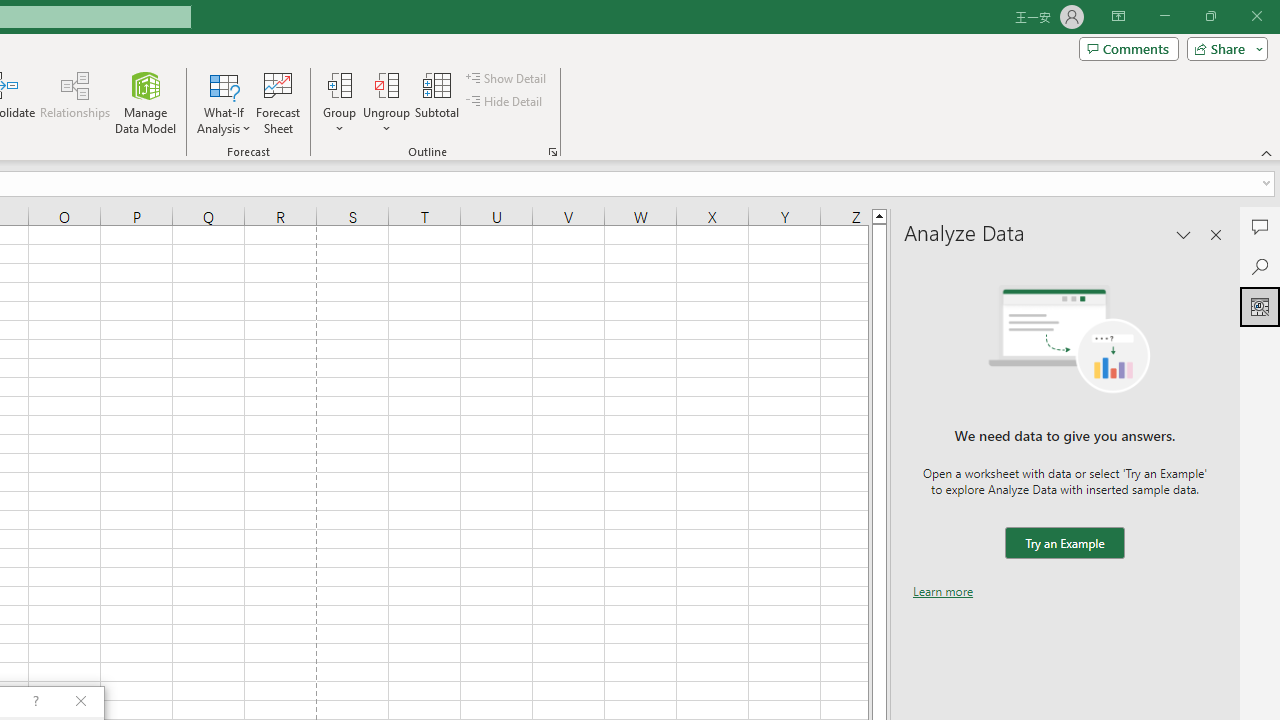 Image resolution: width=1280 pixels, height=720 pixels. I want to click on 'Hide Detail', so click(505, 101).